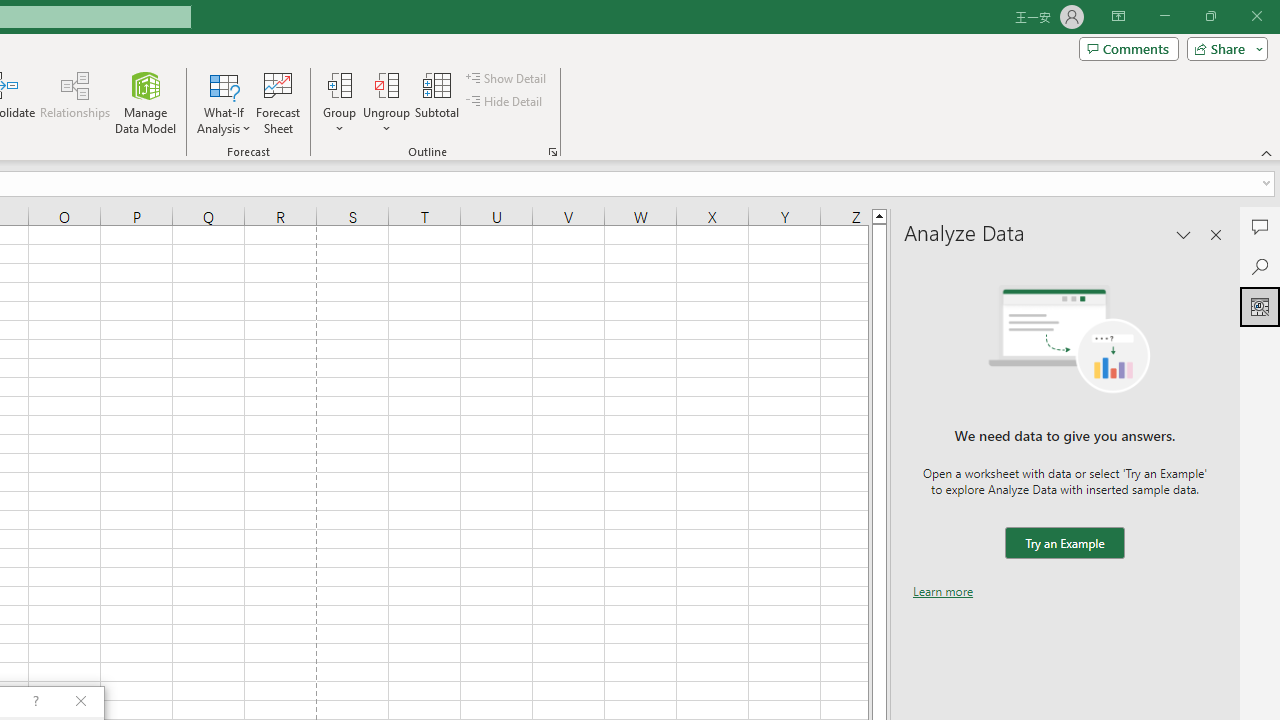 Image resolution: width=1280 pixels, height=720 pixels. I want to click on 'Hide Detail', so click(505, 101).